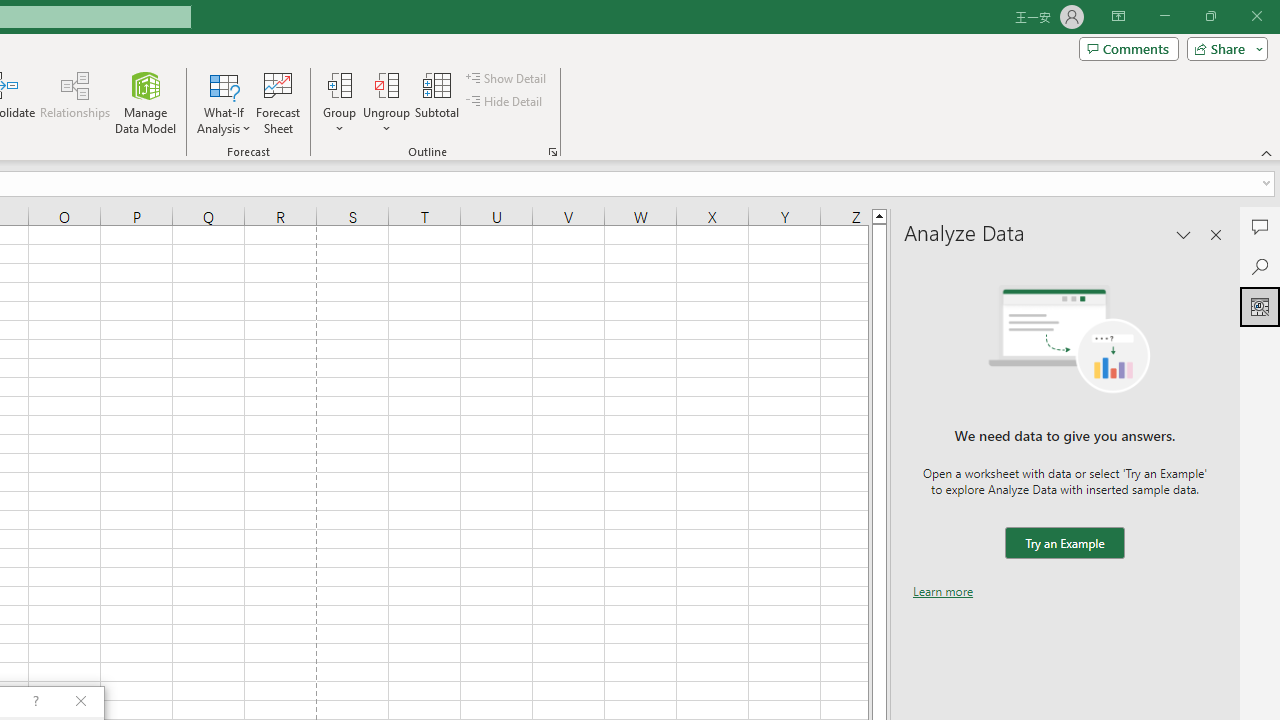 Image resolution: width=1280 pixels, height=720 pixels. I want to click on 'Hide Detail', so click(505, 101).